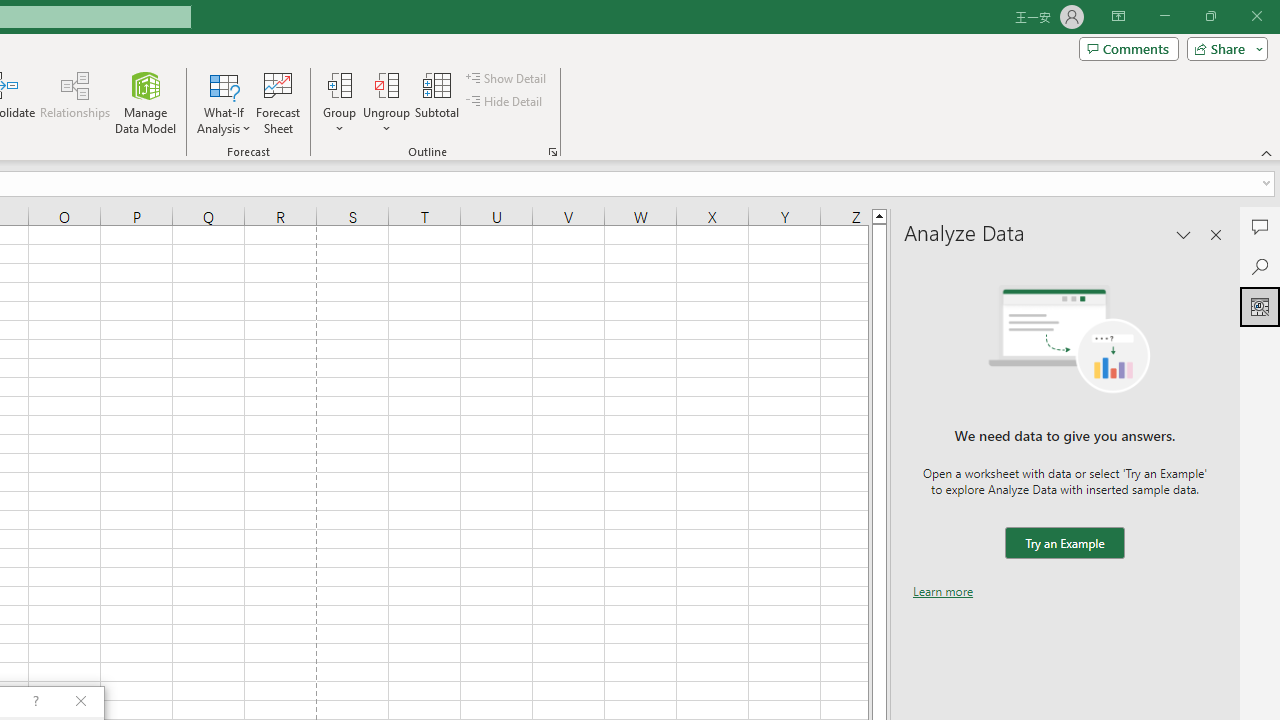 Image resolution: width=1280 pixels, height=720 pixels. I want to click on 'Hide Detail', so click(505, 101).